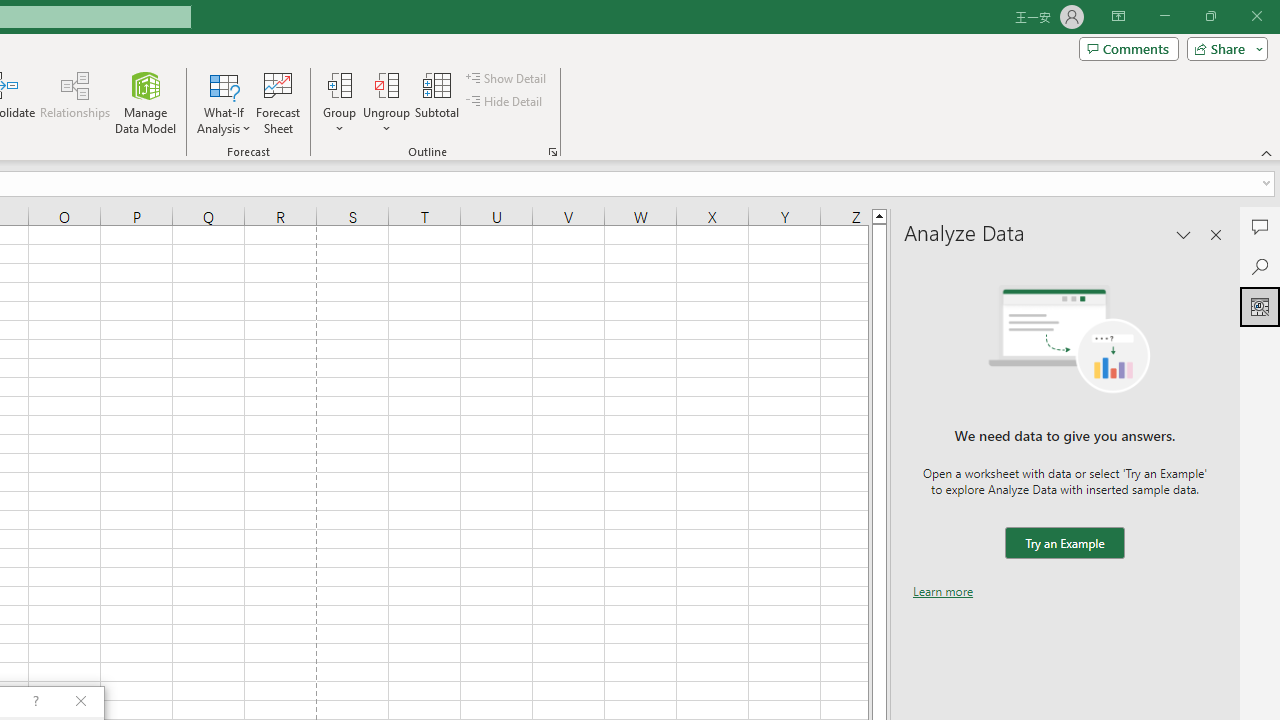 Image resolution: width=1280 pixels, height=720 pixels. I want to click on 'Hide Detail', so click(505, 101).